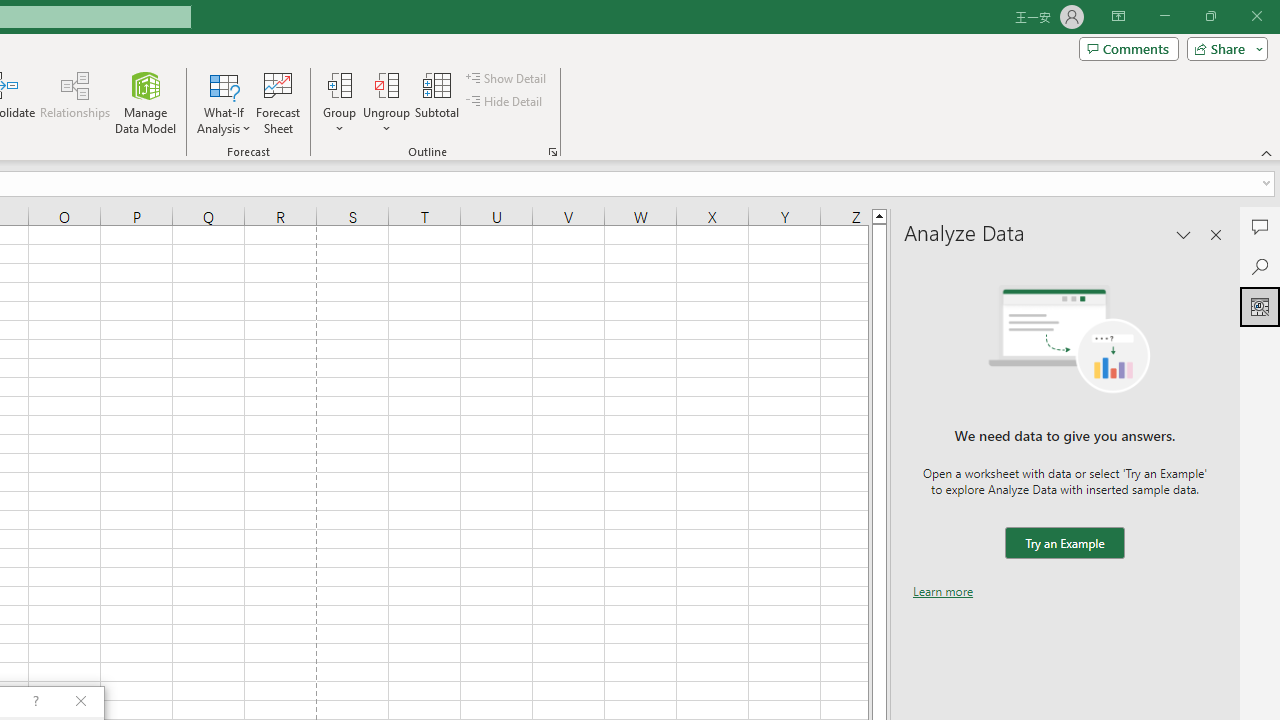 Image resolution: width=1280 pixels, height=720 pixels. I want to click on 'Hide Detail', so click(505, 101).